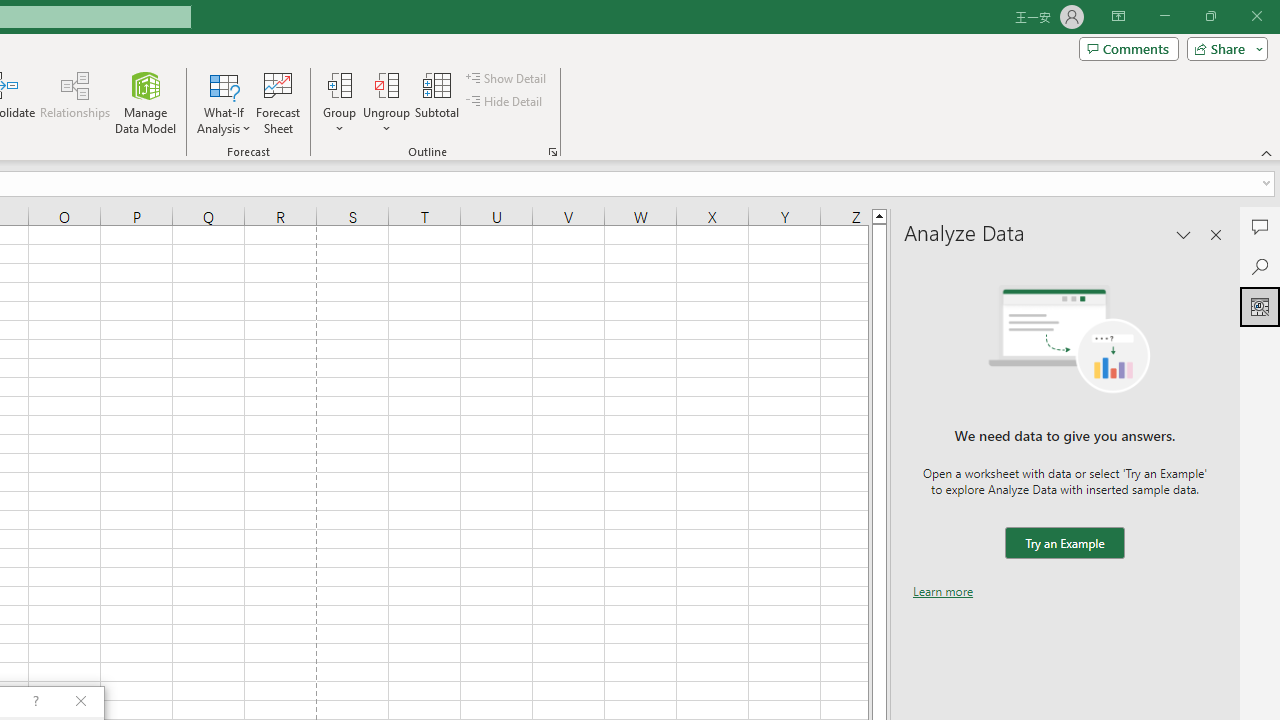 Image resolution: width=1280 pixels, height=720 pixels. I want to click on 'Hide Detail', so click(505, 101).